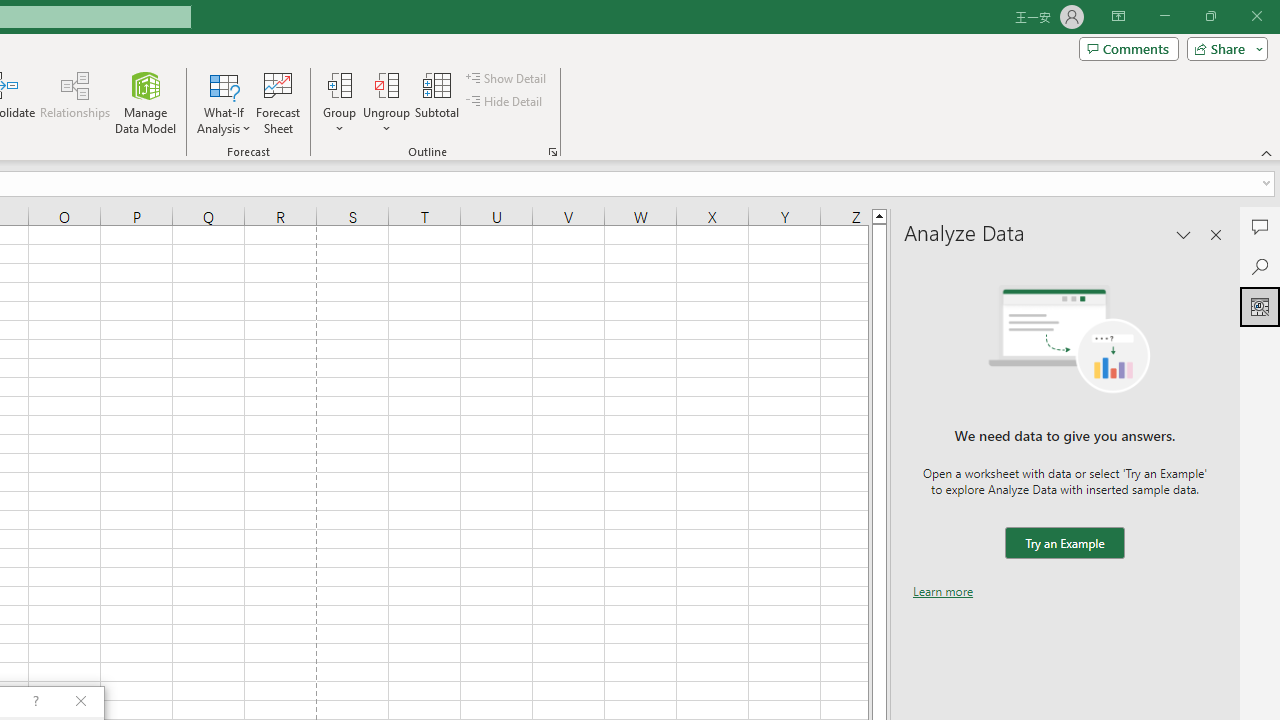 Image resolution: width=1280 pixels, height=720 pixels. I want to click on 'Hide Detail', so click(505, 101).